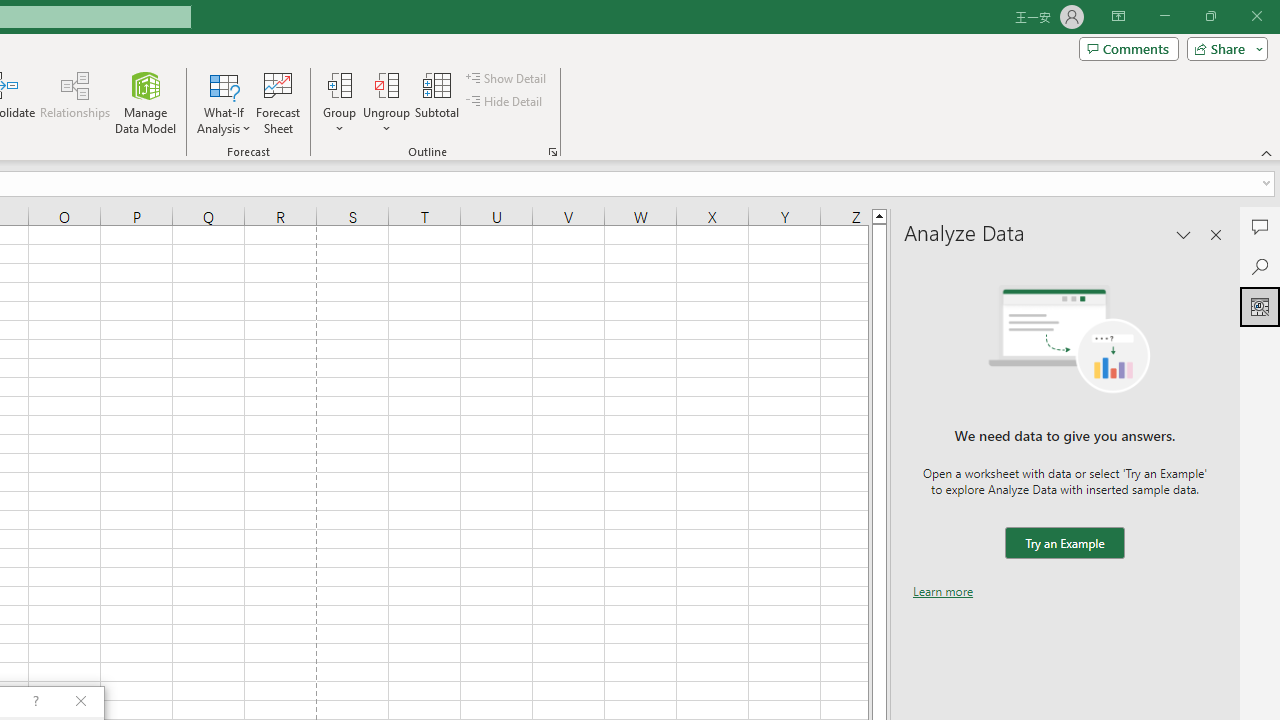 Image resolution: width=1280 pixels, height=720 pixels. I want to click on 'Hide Detail', so click(505, 101).